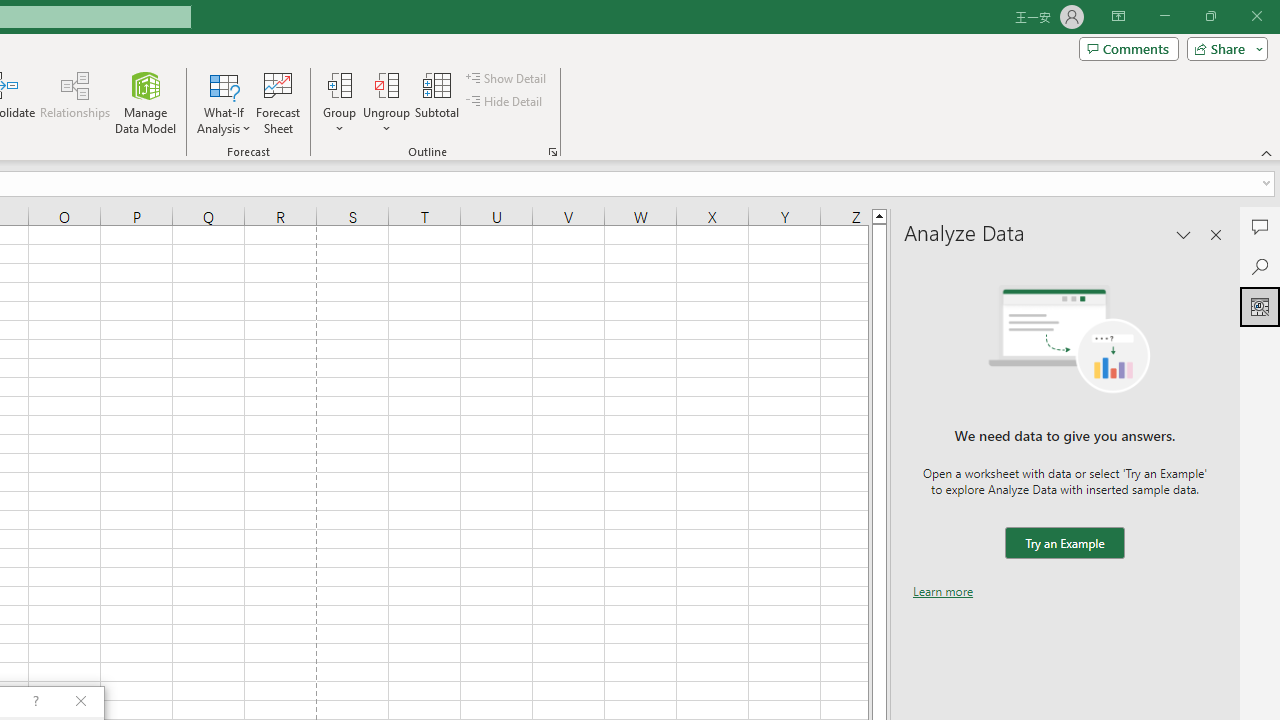 Image resolution: width=1280 pixels, height=720 pixels. I want to click on 'Hide Detail', so click(505, 101).